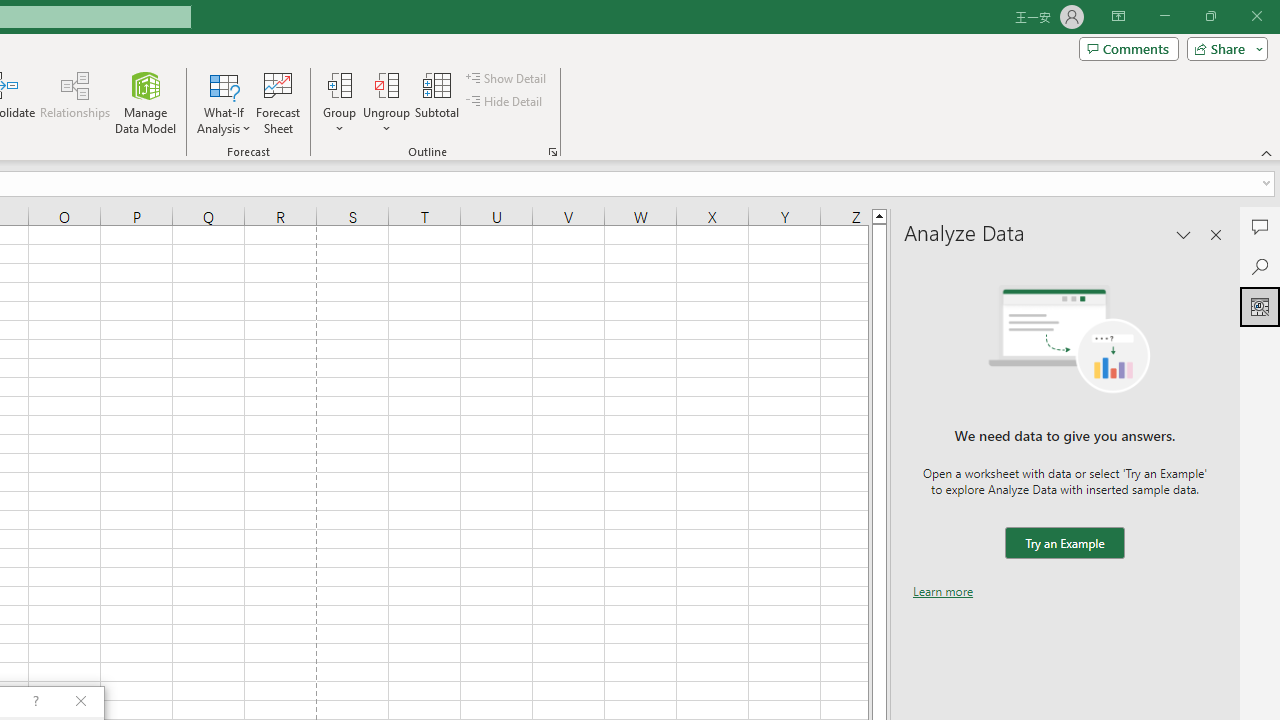 Image resolution: width=1280 pixels, height=720 pixels. I want to click on 'Hide Detail', so click(505, 101).